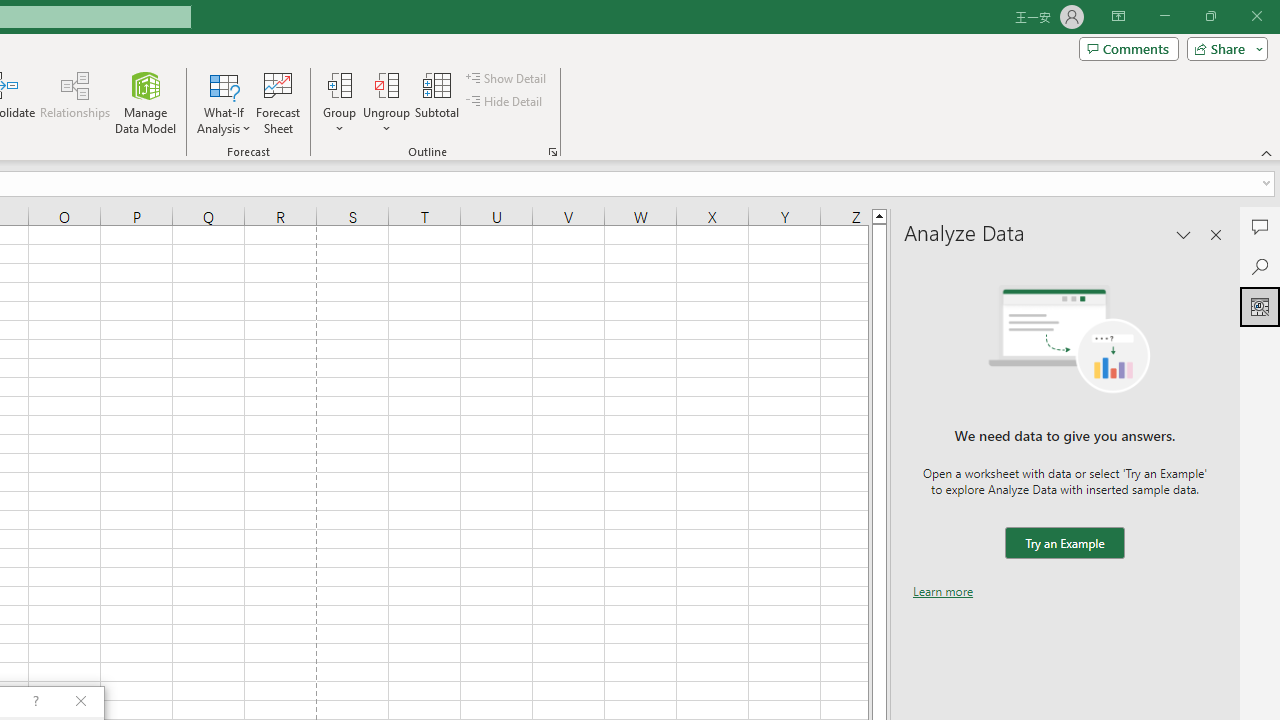 Image resolution: width=1280 pixels, height=720 pixels. I want to click on 'Hide Detail', so click(505, 101).